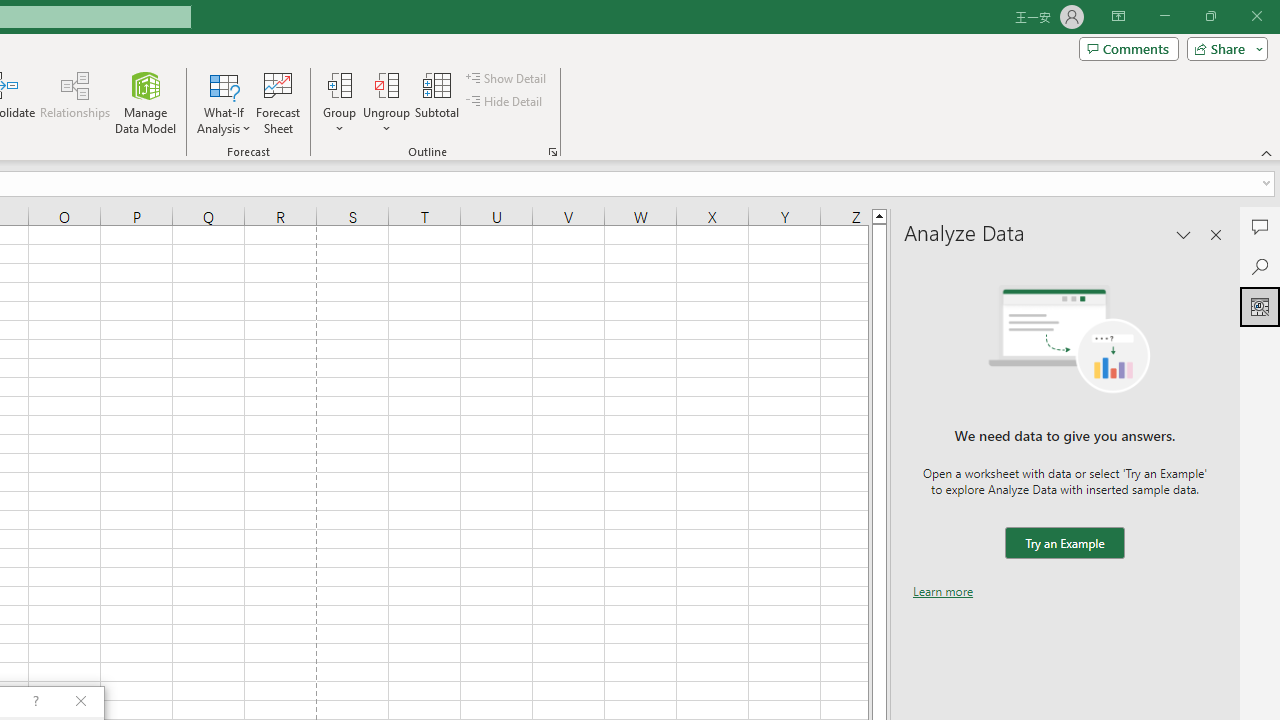 Image resolution: width=1280 pixels, height=720 pixels. I want to click on 'Hide Detail', so click(505, 101).